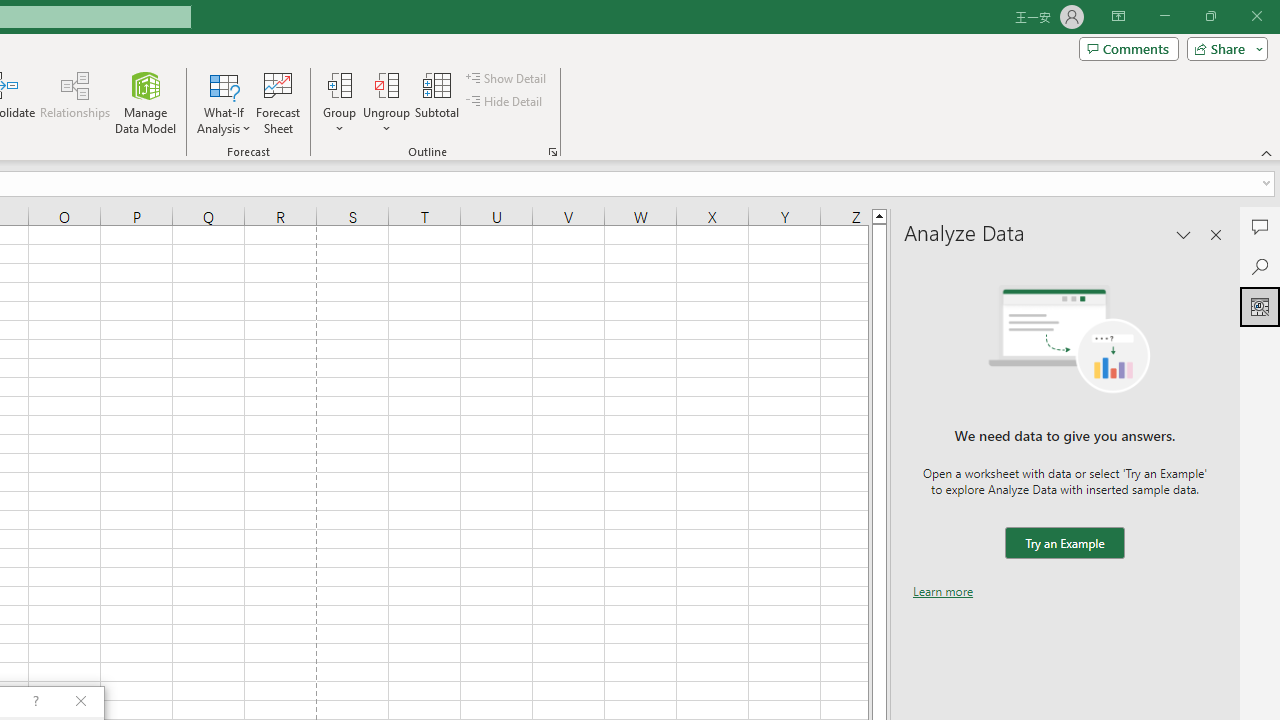 Image resolution: width=1280 pixels, height=720 pixels. I want to click on 'Hide Detail', so click(505, 101).